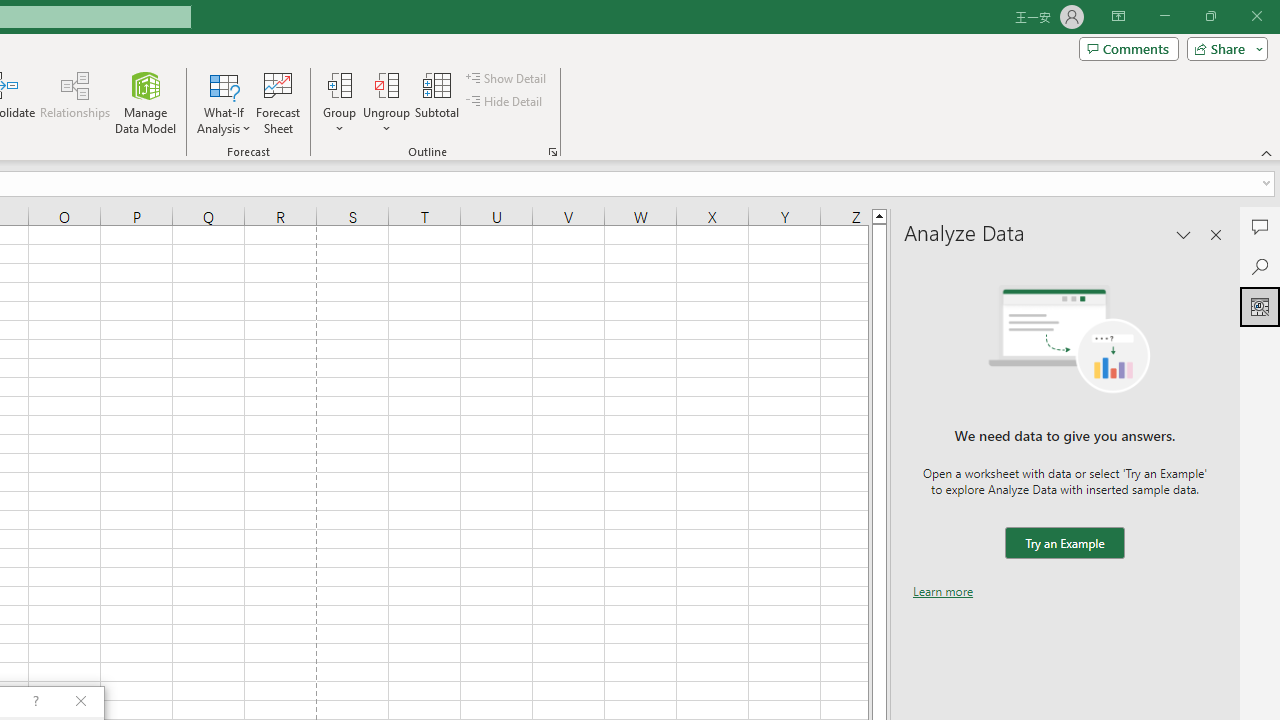 Image resolution: width=1280 pixels, height=720 pixels. I want to click on 'Hide Detail', so click(505, 101).